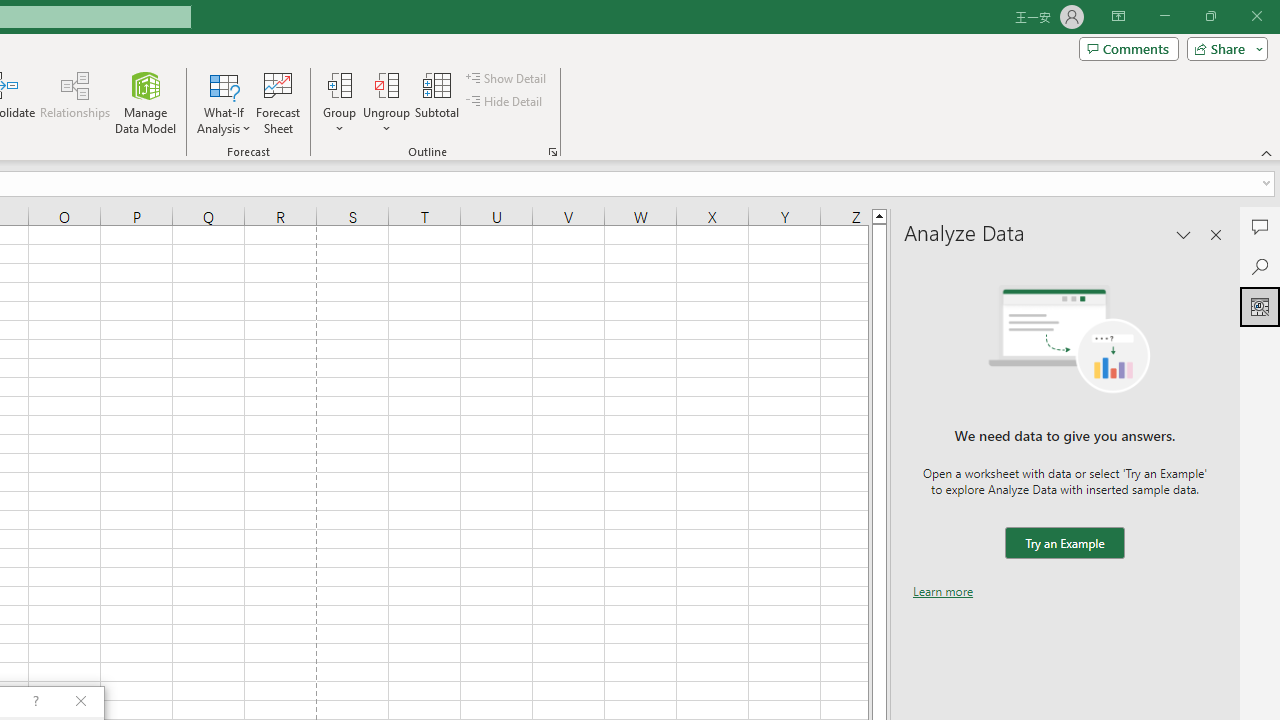 Image resolution: width=1280 pixels, height=720 pixels. I want to click on 'Hide Detail', so click(505, 101).